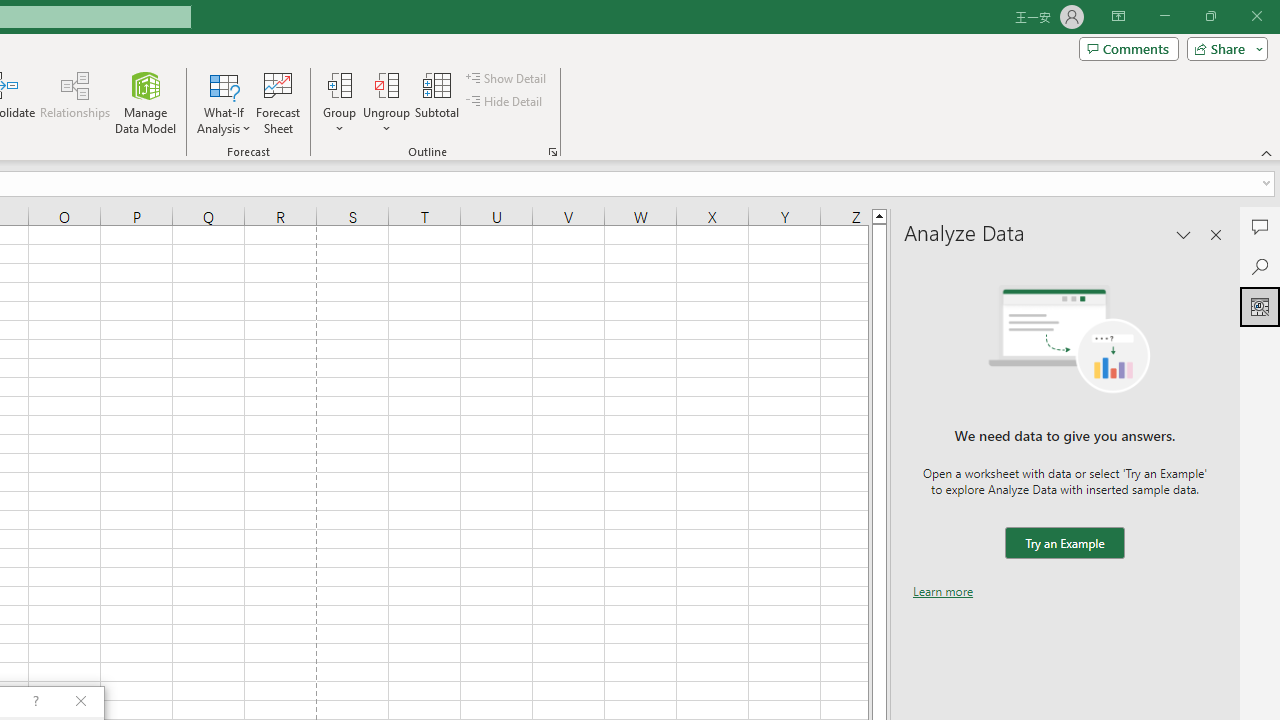 Image resolution: width=1280 pixels, height=720 pixels. I want to click on 'Hide Detail', so click(505, 101).